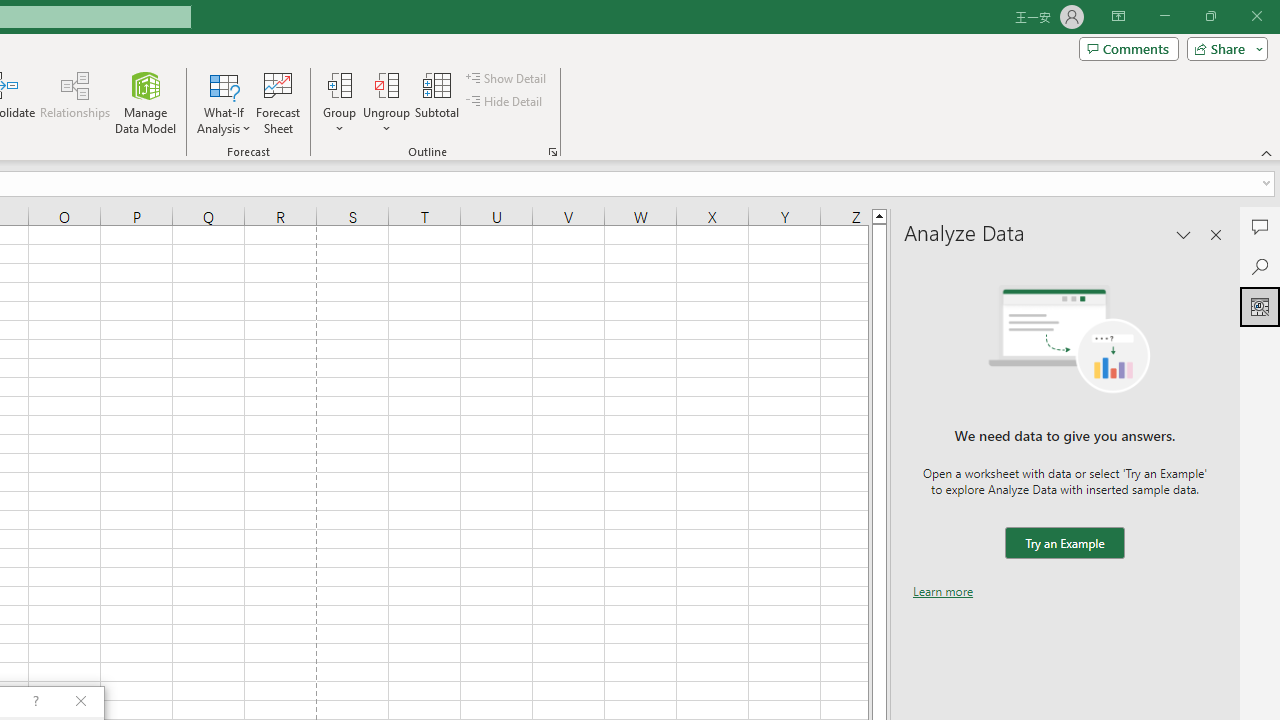 Image resolution: width=1280 pixels, height=720 pixels. I want to click on 'Hide Detail', so click(505, 101).